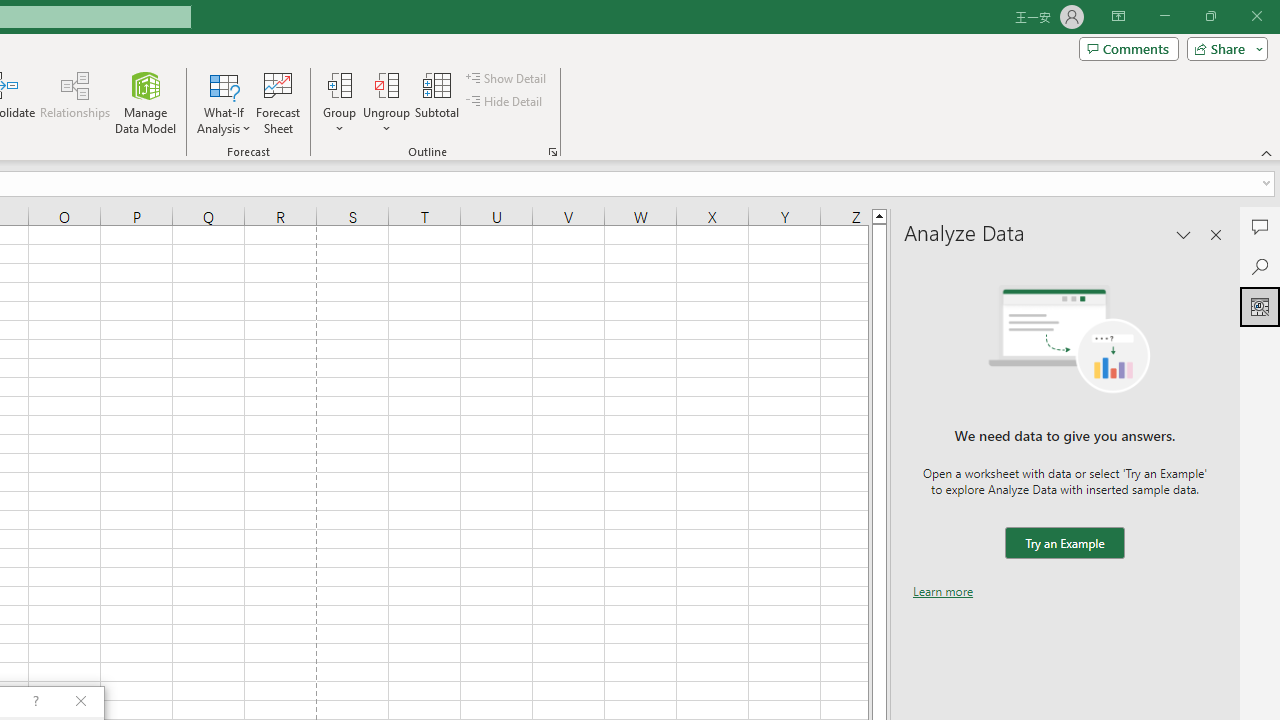 Image resolution: width=1280 pixels, height=720 pixels. I want to click on 'Hide Detail', so click(505, 101).